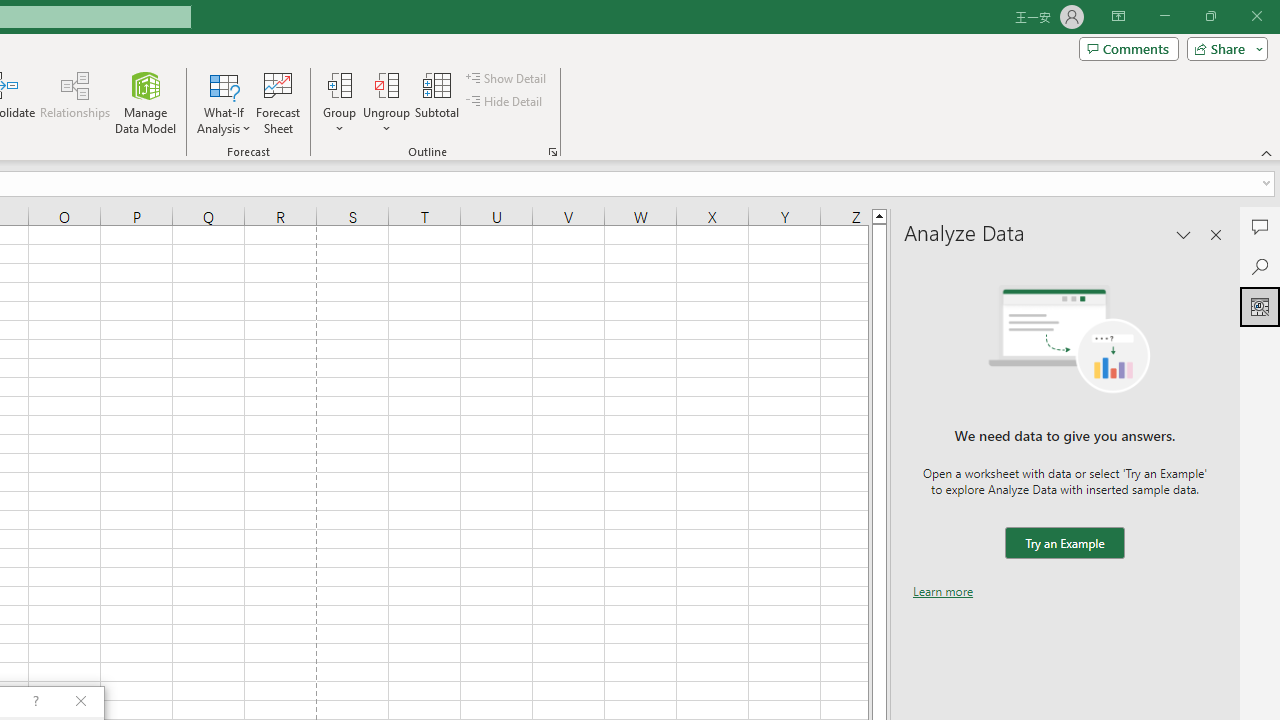 Image resolution: width=1280 pixels, height=720 pixels. I want to click on 'Hide Detail', so click(505, 101).